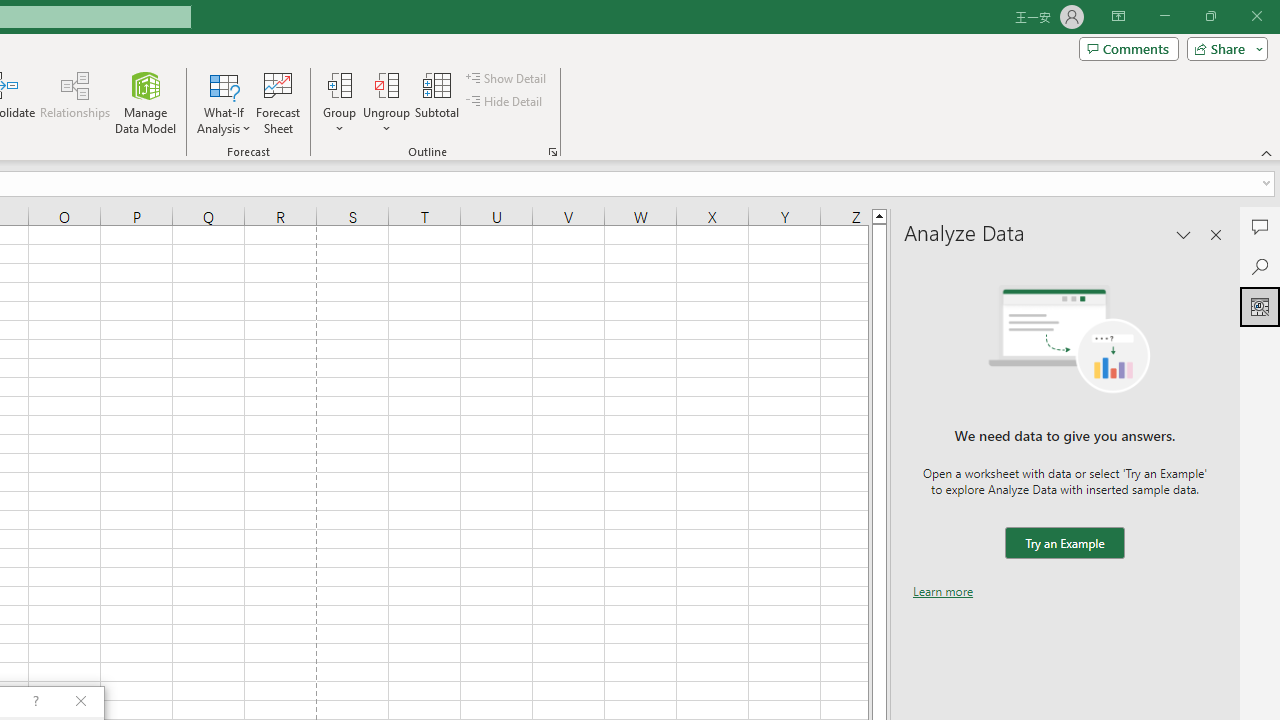 Image resolution: width=1280 pixels, height=720 pixels. I want to click on 'Hide Detail', so click(505, 101).